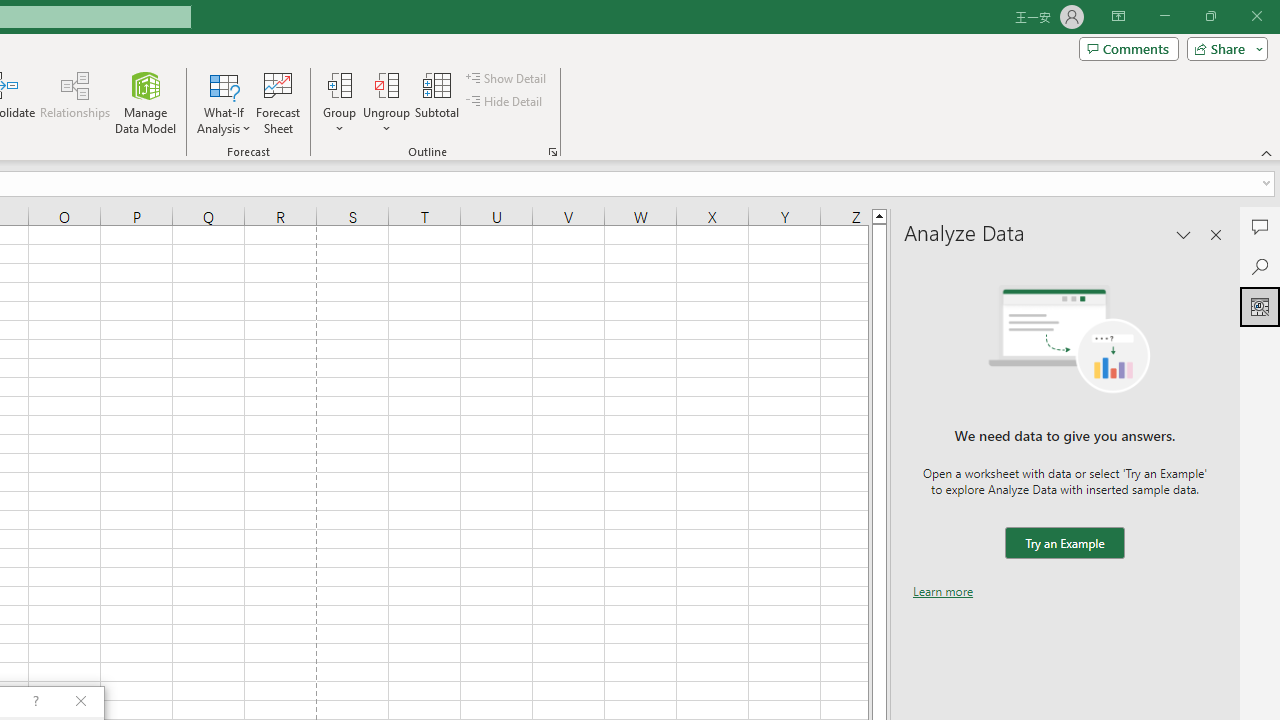 Image resolution: width=1280 pixels, height=720 pixels. I want to click on 'Hide Detail', so click(505, 101).